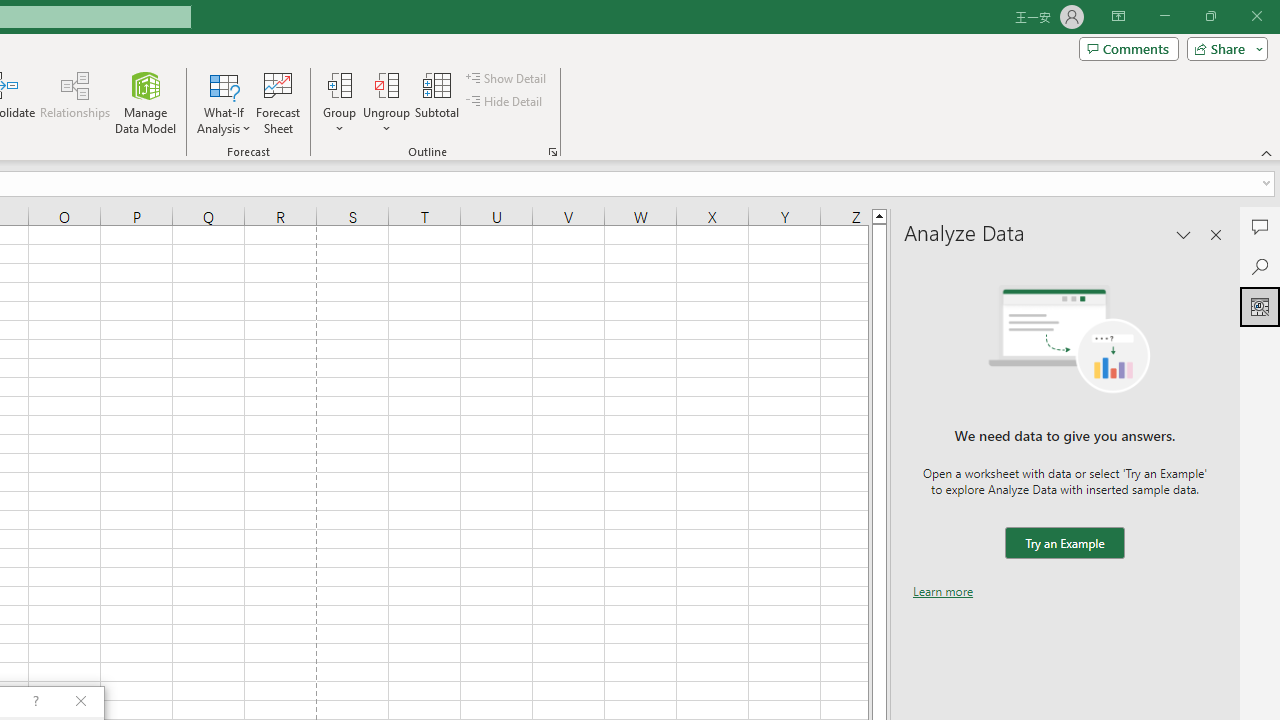 Image resolution: width=1280 pixels, height=720 pixels. I want to click on 'Hide Detail', so click(505, 101).